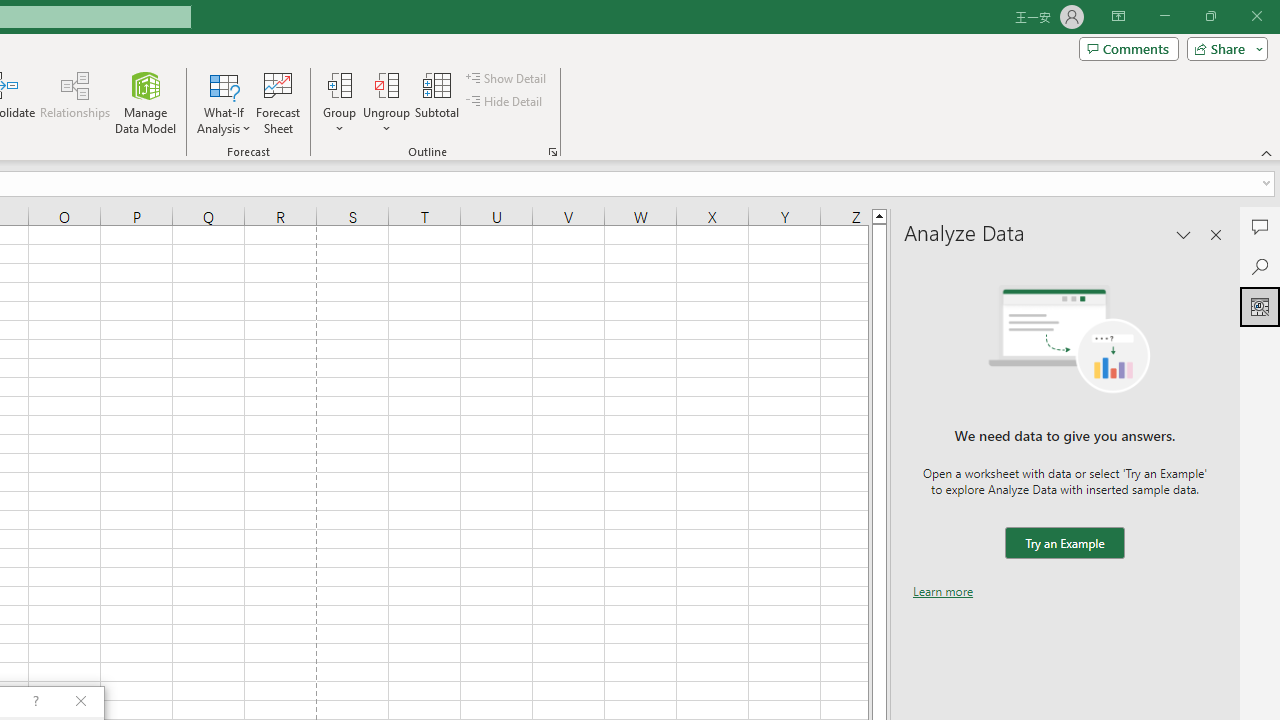 Image resolution: width=1280 pixels, height=720 pixels. I want to click on 'Hide Detail', so click(505, 101).